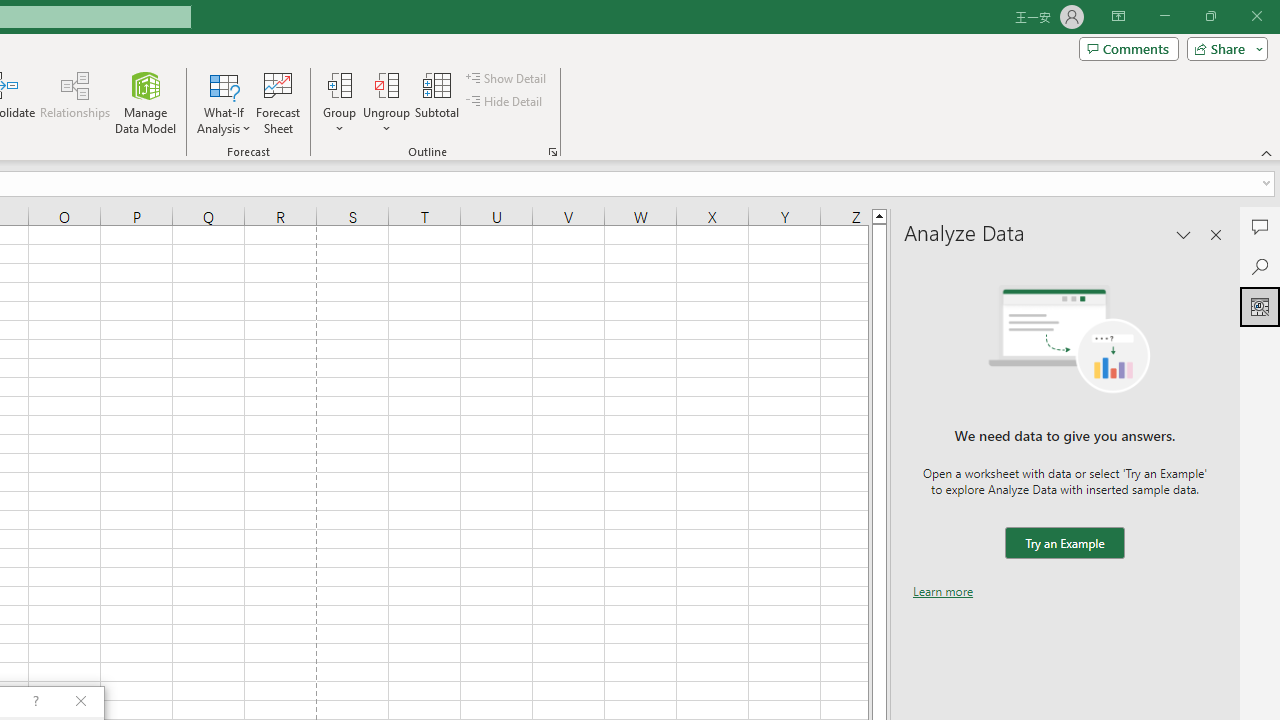 Image resolution: width=1280 pixels, height=720 pixels. I want to click on 'Hide Detail', so click(505, 101).